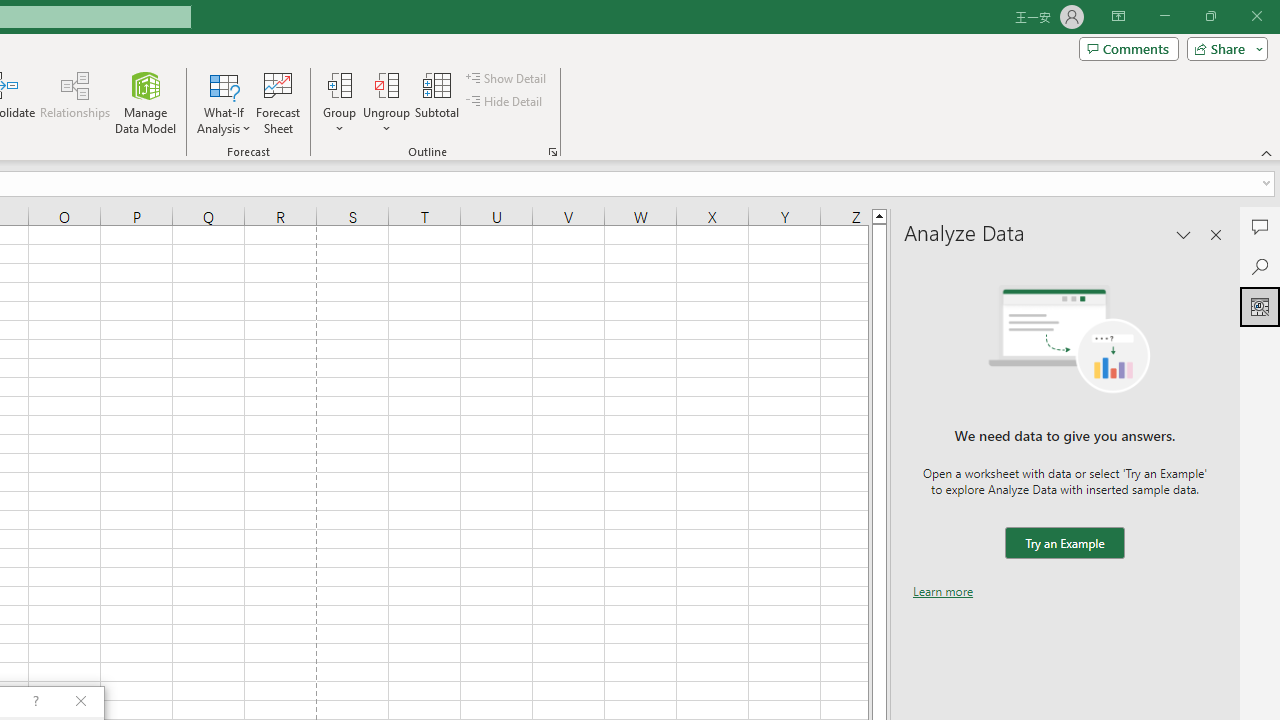 Image resolution: width=1280 pixels, height=720 pixels. I want to click on 'Hide Detail', so click(505, 101).